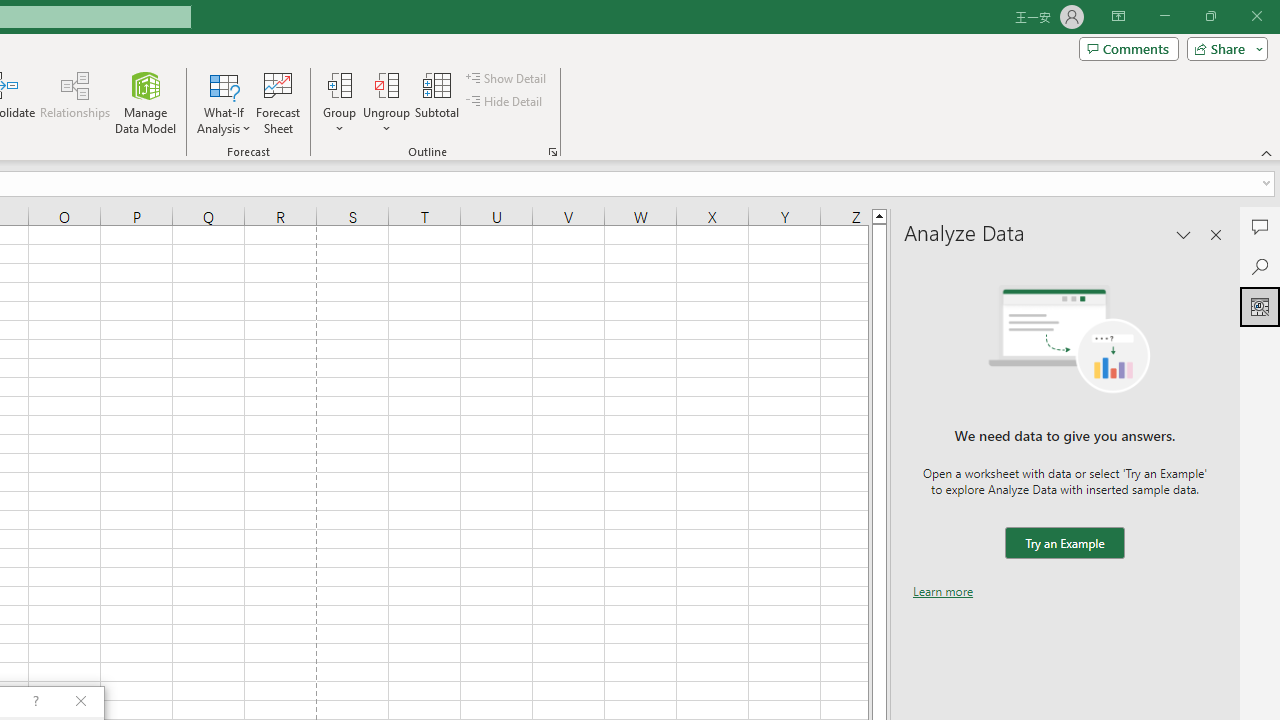 Image resolution: width=1280 pixels, height=720 pixels. I want to click on 'Hide Detail', so click(505, 101).